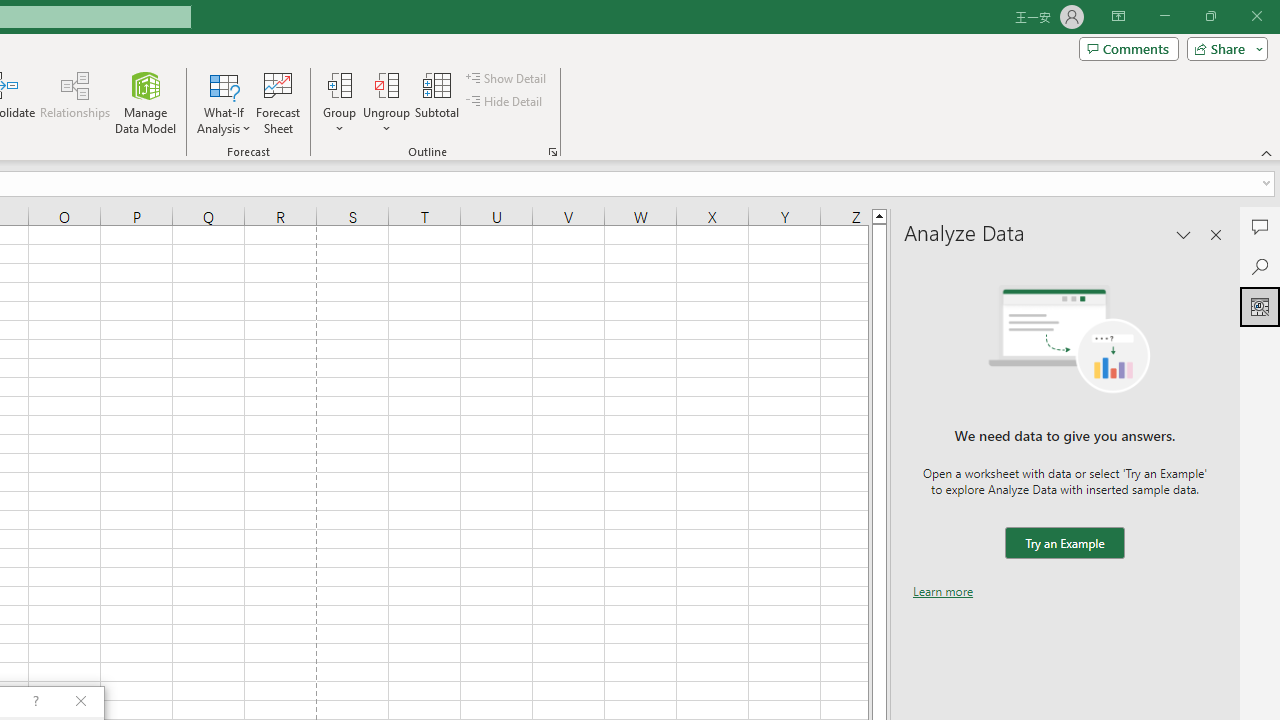 Image resolution: width=1280 pixels, height=720 pixels. I want to click on 'Hide Detail', so click(505, 101).